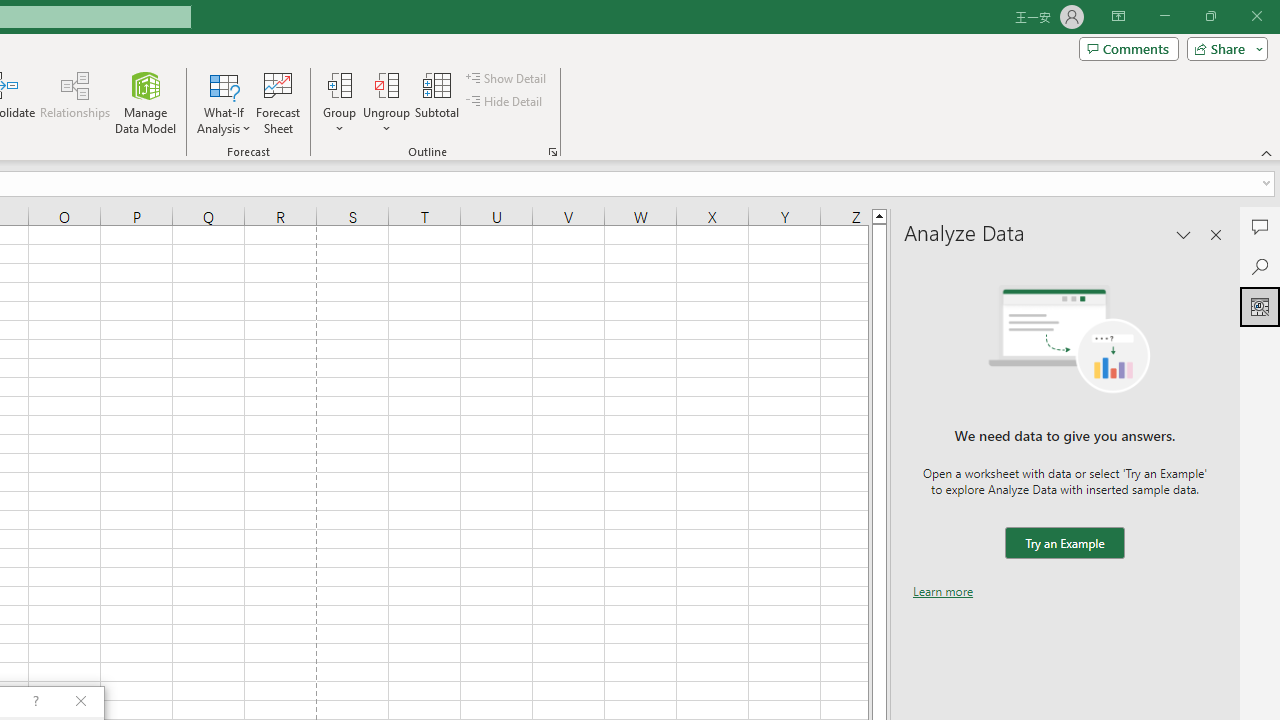 Image resolution: width=1280 pixels, height=720 pixels. I want to click on 'Hide Detail', so click(505, 101).